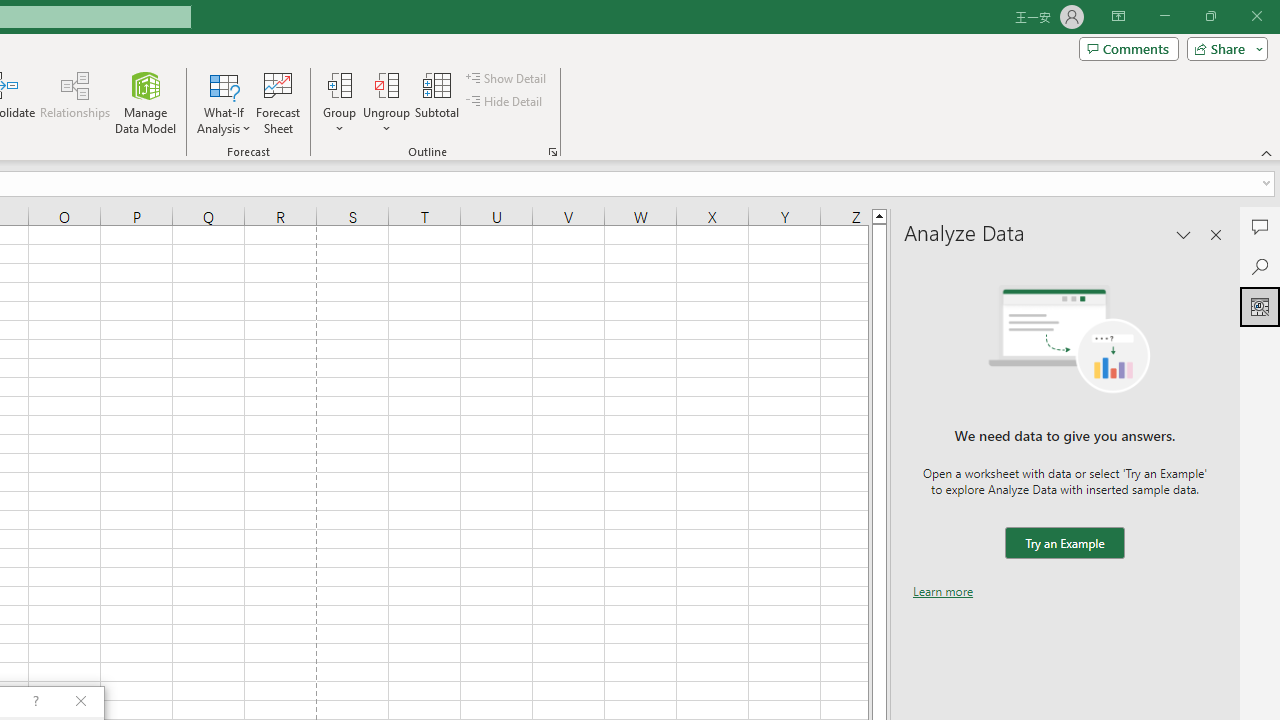 Image resolution: width=1280 pixels, height=720 pixels. I want to click on 'Hide Detail', so click(505, 101).